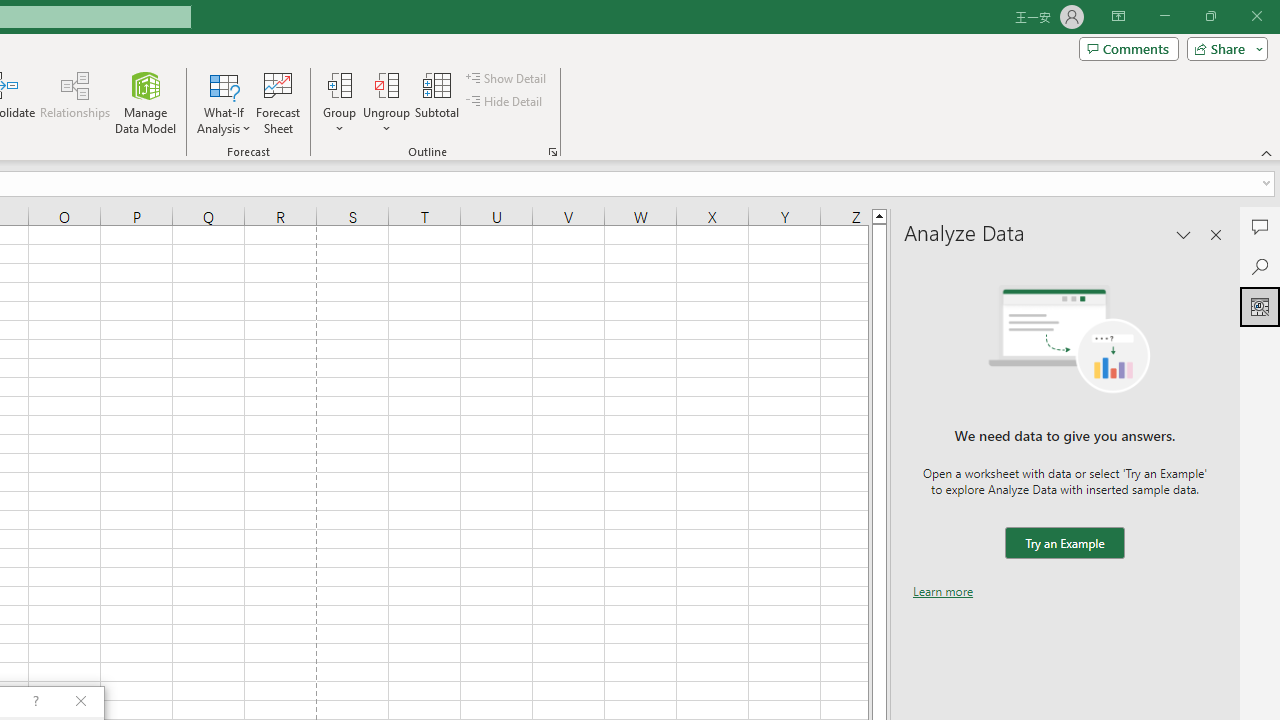 Image resolution: width=1280 pixels, height=720 pixels. I want to click on 'Hide Detail', so click(505, 101).